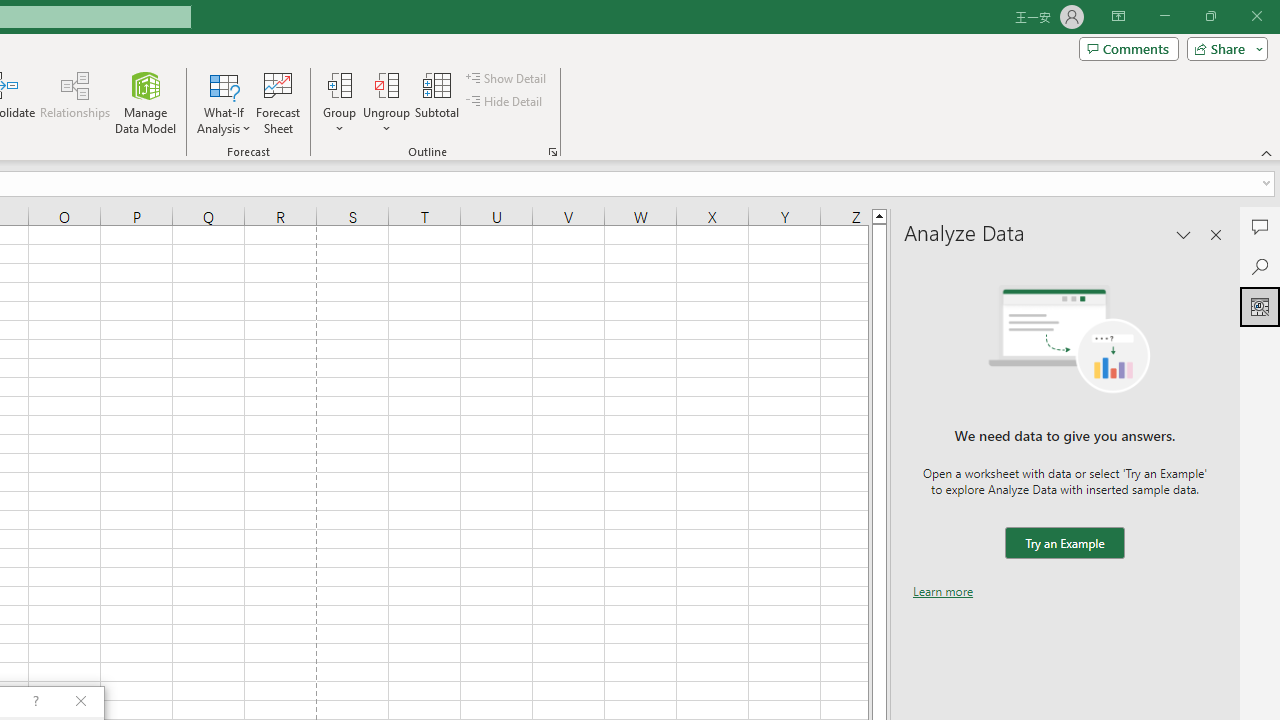 Image resolution: width=1280 pixels, height=720 pixels. I want to click on 'Hide Detail', so click(505, 101).